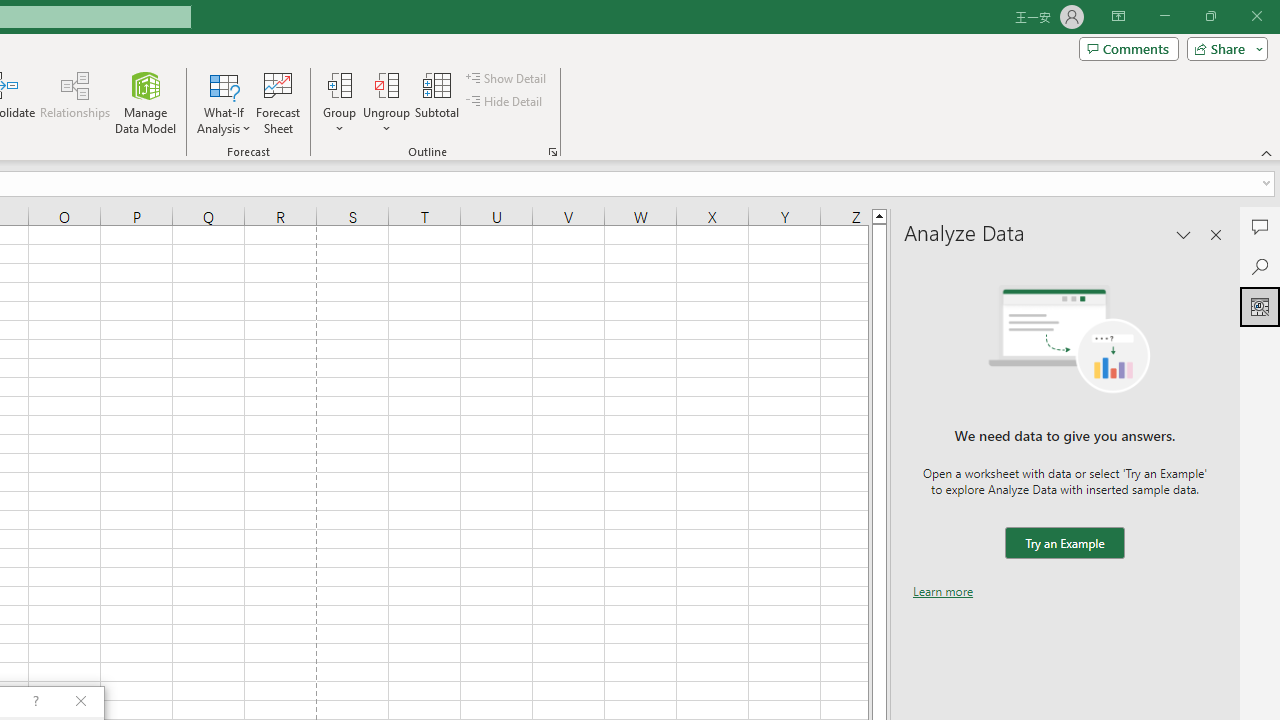 Image resolution: width=1280 pixels, height=720 pixels. I want to click on 'Hide Detail', so click(505, 101).